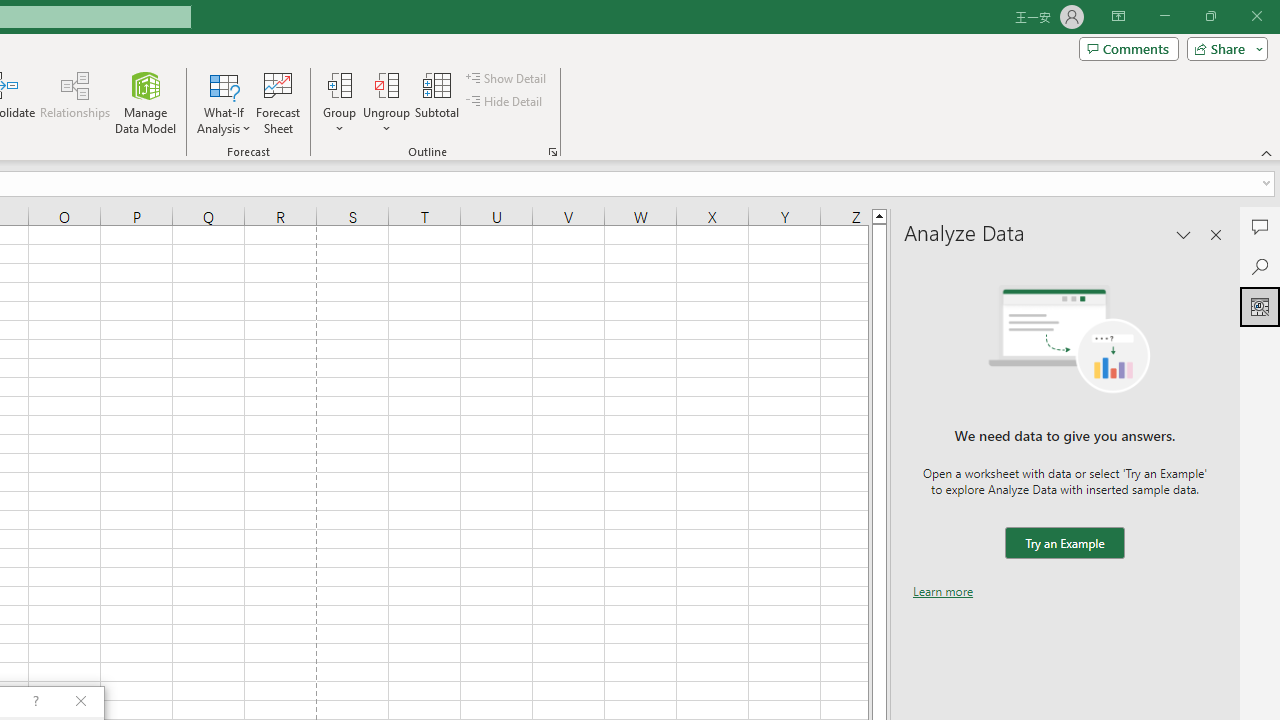 Image resolution: width=1280 pixels, height=720 pixels. I want to click on 'Hide Detail', so click(505, 101).